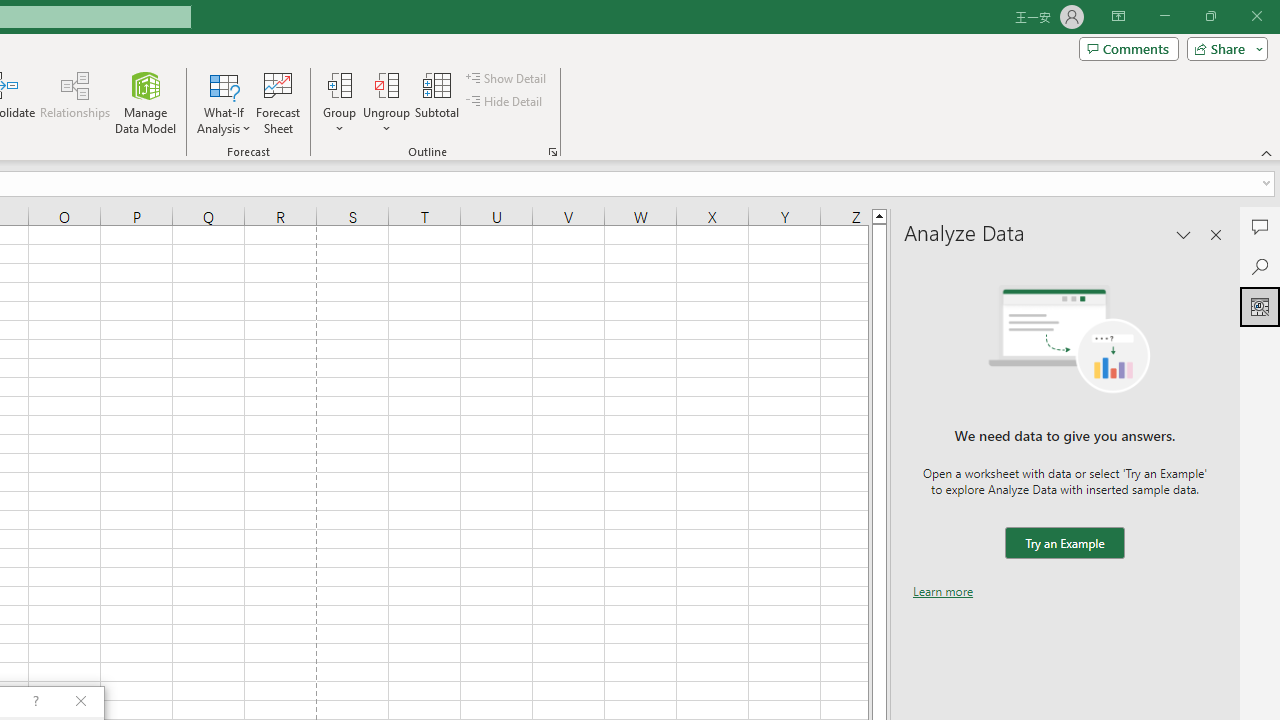 Image resolution: width=1280 pixels, height=720 pixels. I want to click on 'Hide Detail', so click(505, 101).